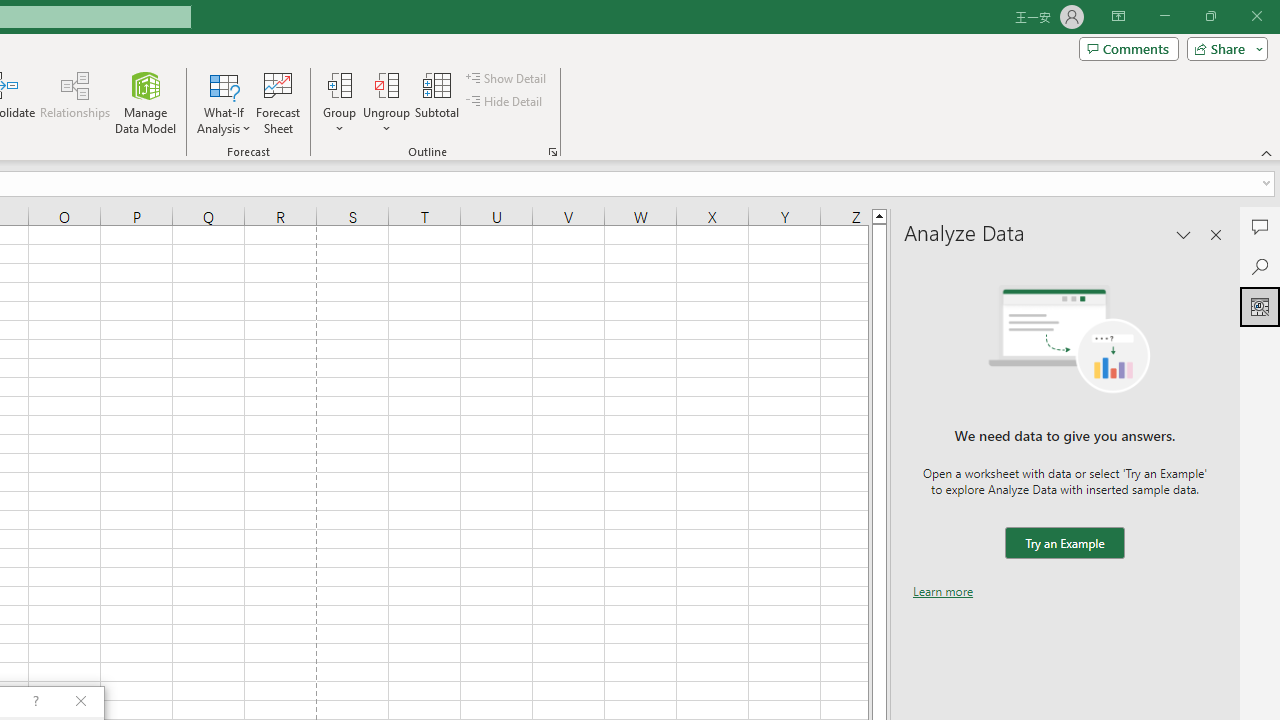 Image resolution: width=1280 pixels, height=720 pixels. I want to click on 'Hide Detail', so click(505, 101).